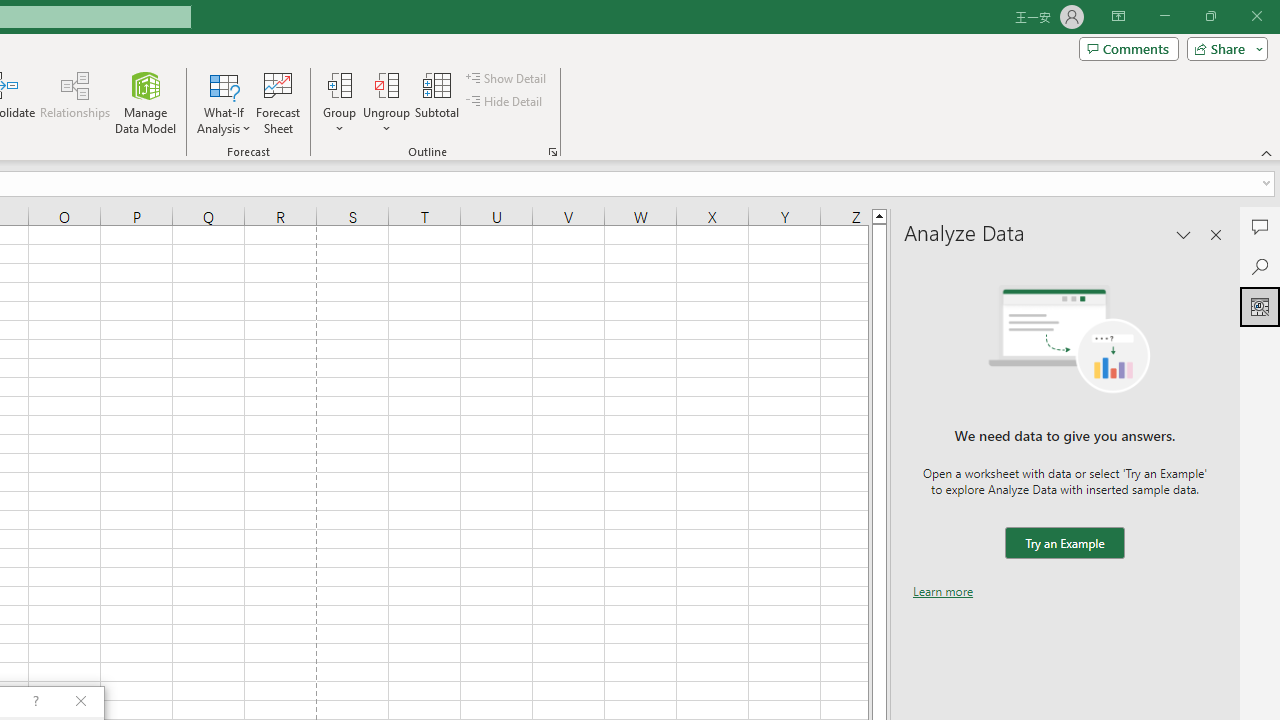 Image resolution: width=1280 pixels, height=720 pixels. I want to click on 'Hide Detail', so click(505, 101).